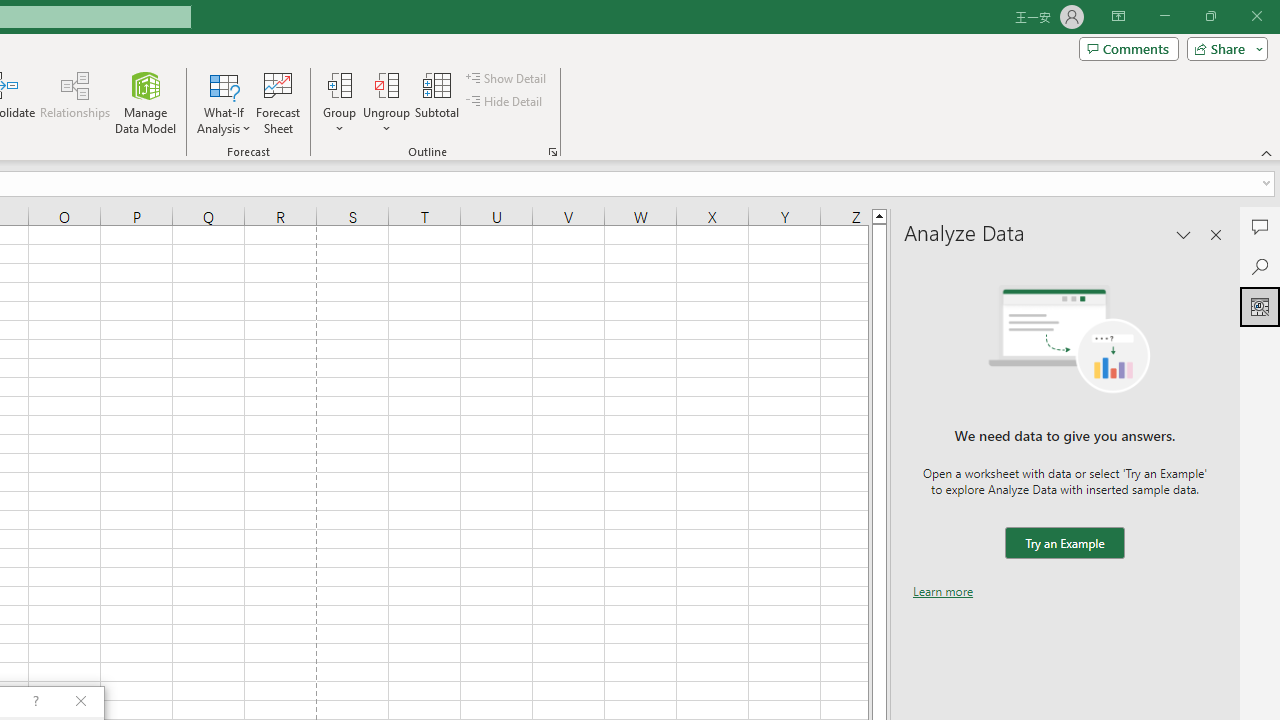 Image resolution: width=1280 pixels, height=720 pixels. I want to click on 'Hide Detail', so click(505, 101).